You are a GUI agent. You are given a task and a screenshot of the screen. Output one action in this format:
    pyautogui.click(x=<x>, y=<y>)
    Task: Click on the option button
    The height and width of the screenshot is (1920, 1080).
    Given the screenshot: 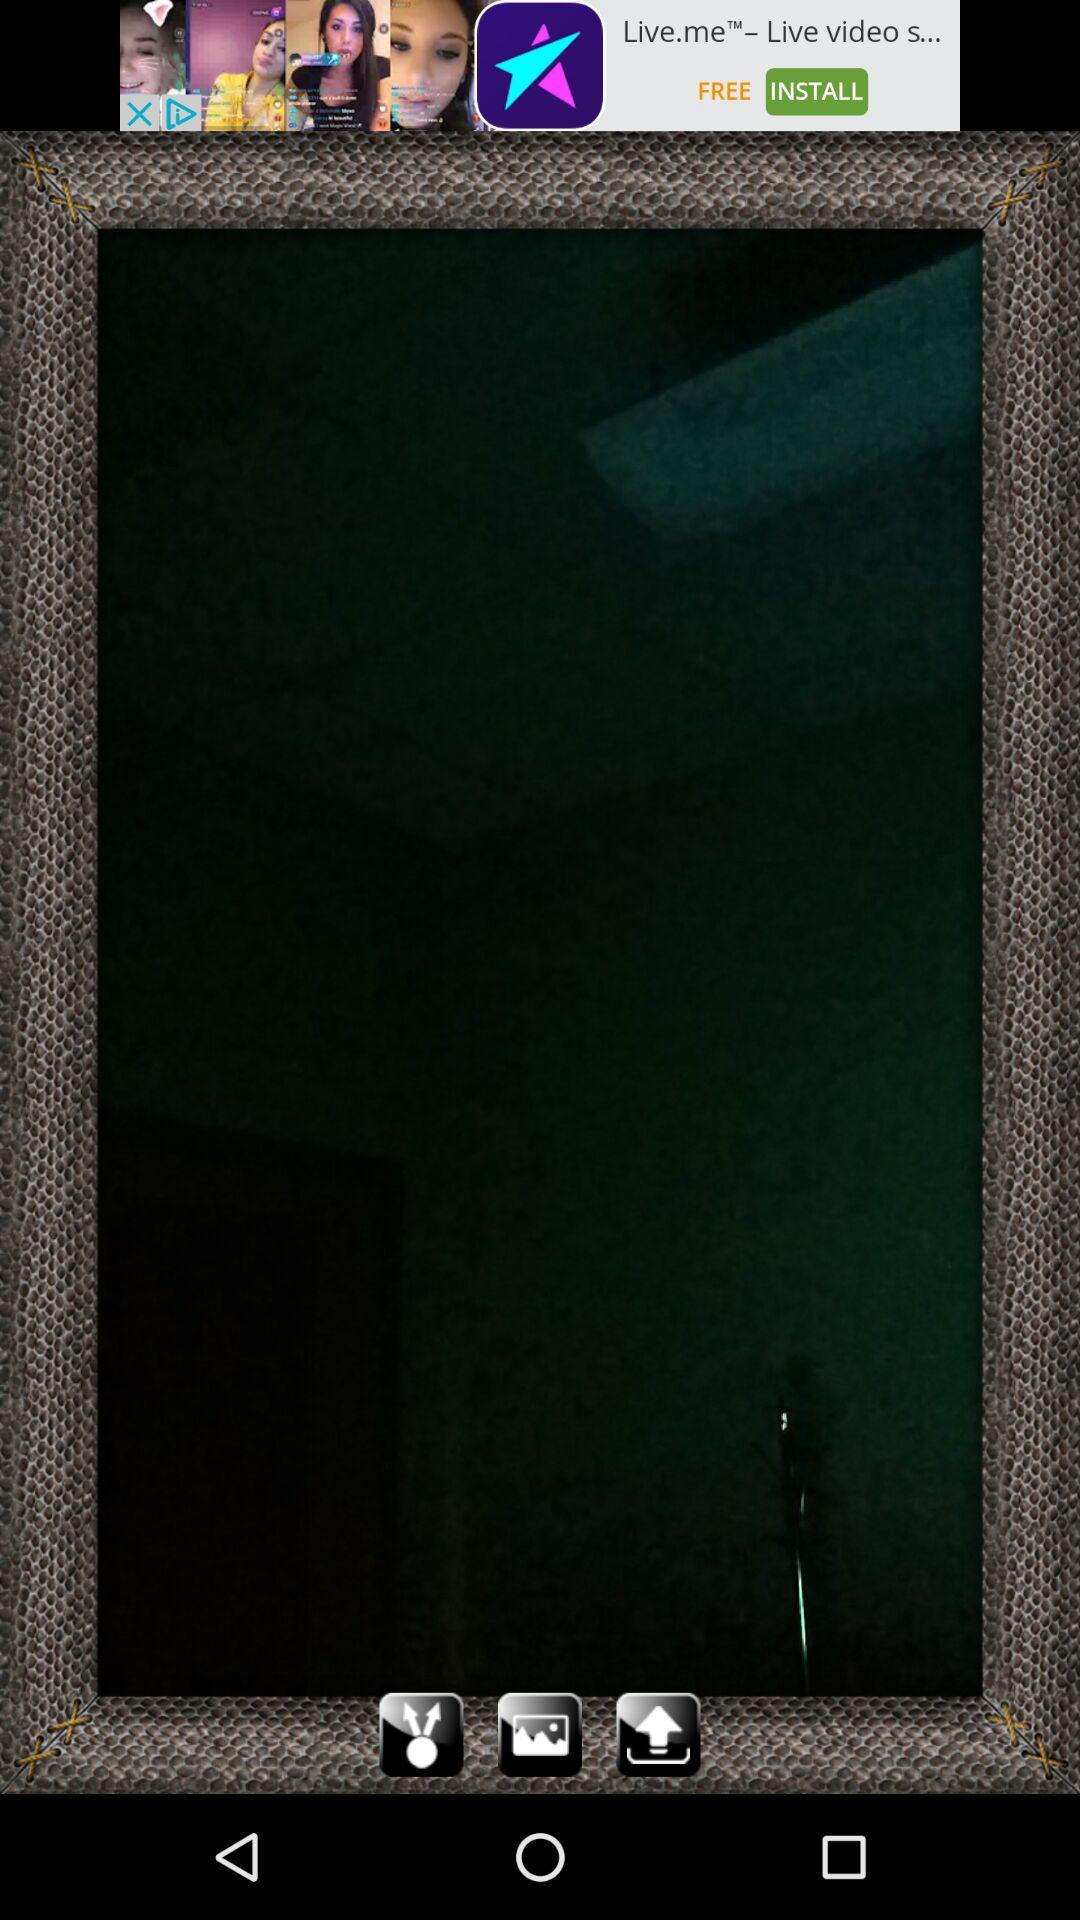 What is the action you would take?
    pyautogui.click(x=540, y=1733)
    